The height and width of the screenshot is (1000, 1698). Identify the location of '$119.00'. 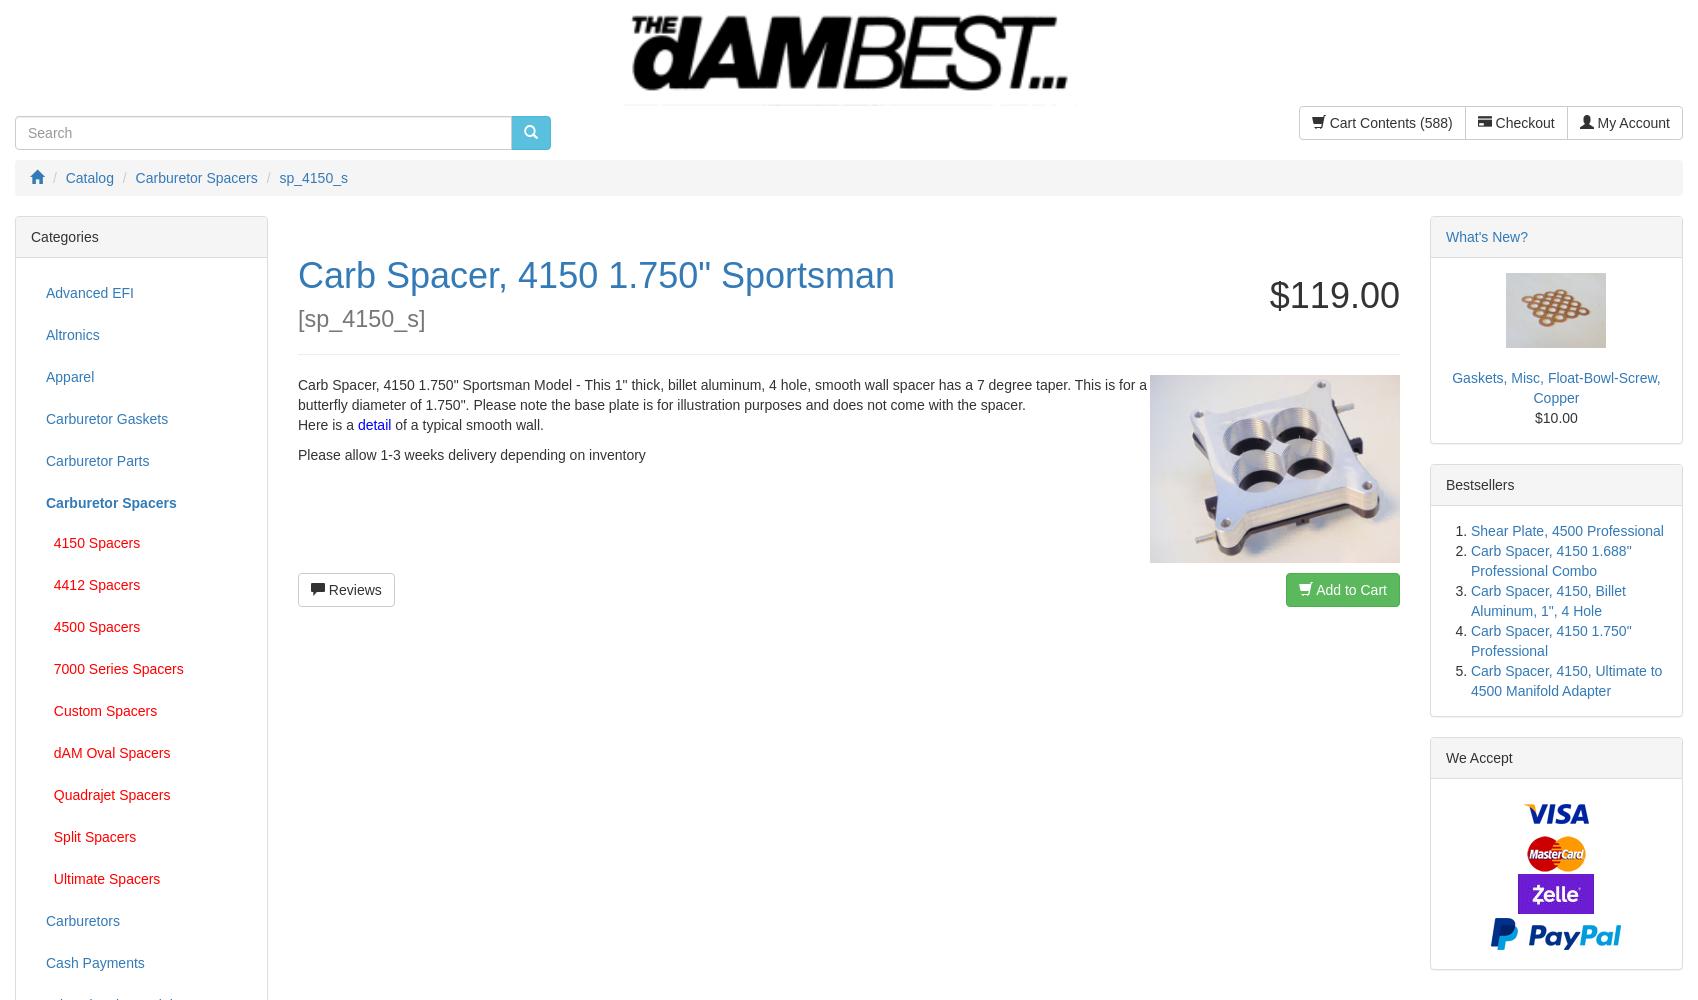
(1332, 294).